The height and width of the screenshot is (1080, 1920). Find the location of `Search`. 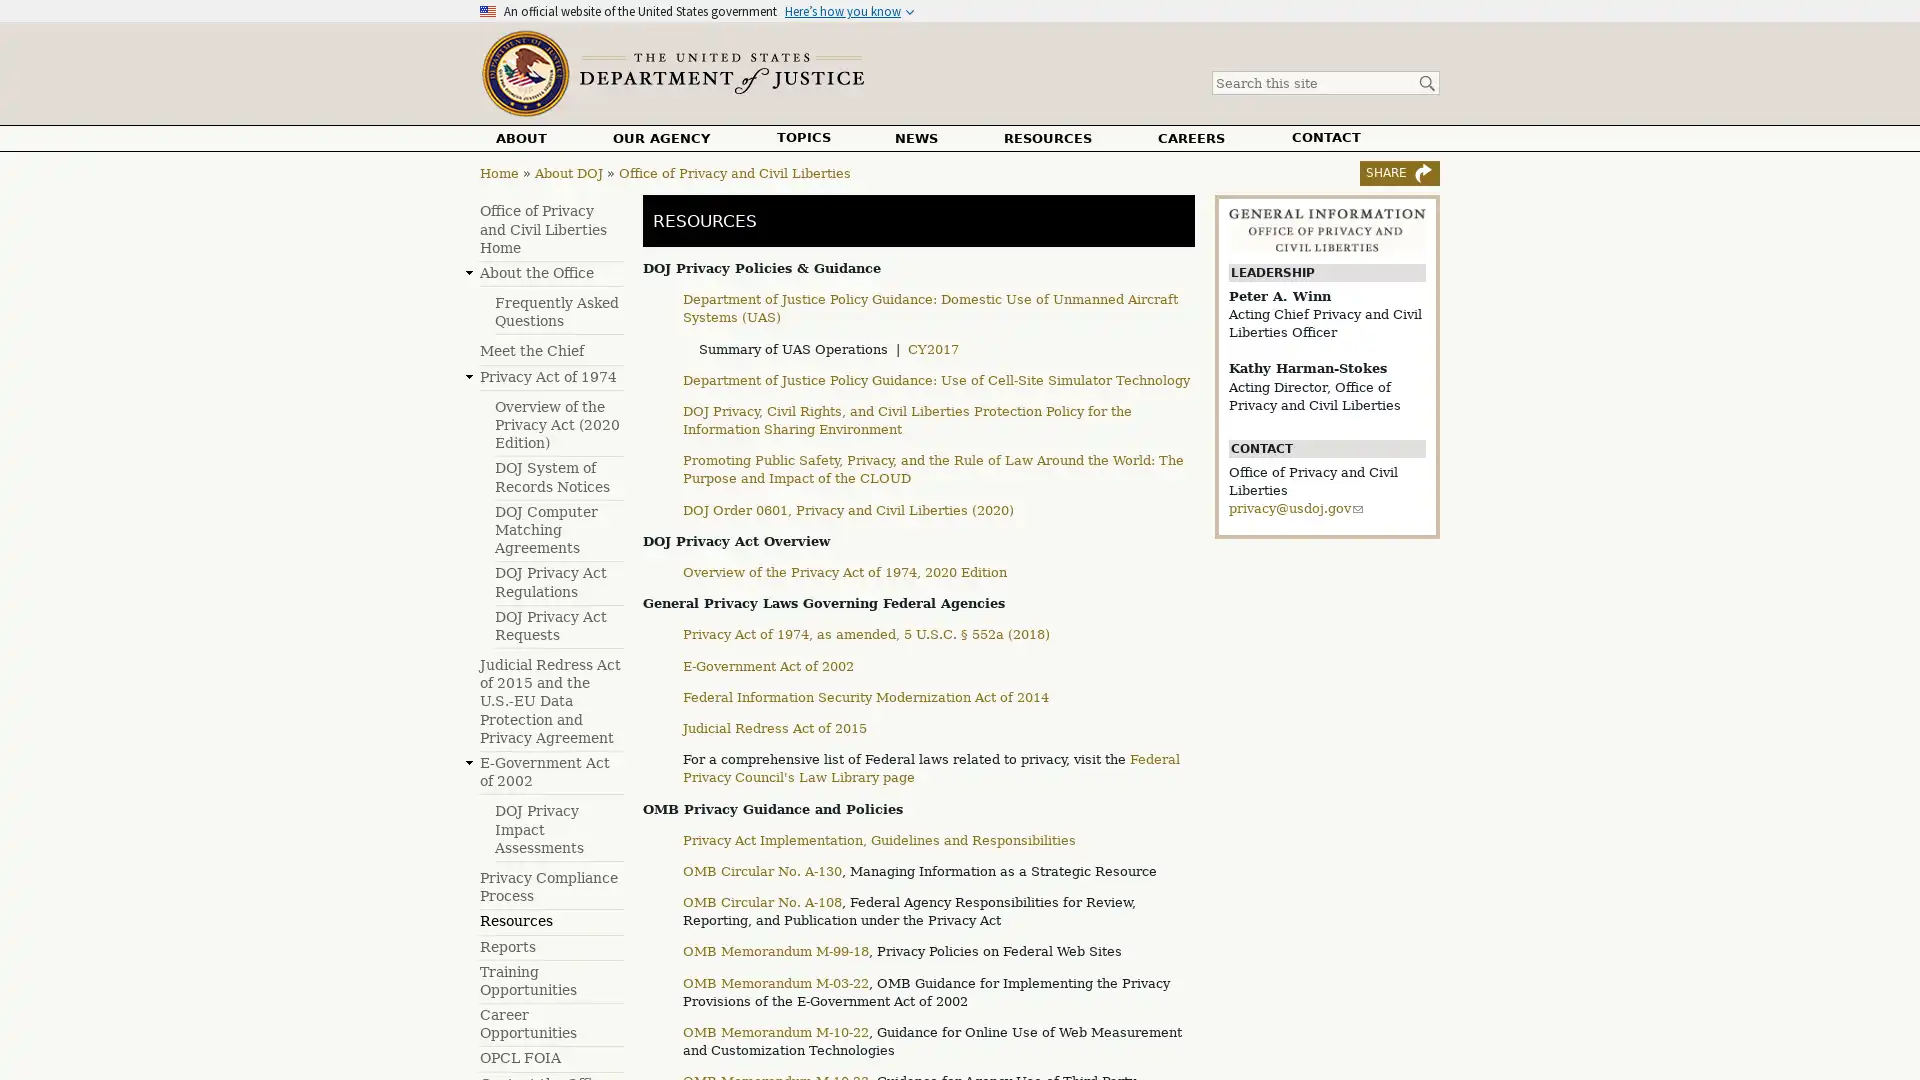

Search is located at coordinates (1425, 83).